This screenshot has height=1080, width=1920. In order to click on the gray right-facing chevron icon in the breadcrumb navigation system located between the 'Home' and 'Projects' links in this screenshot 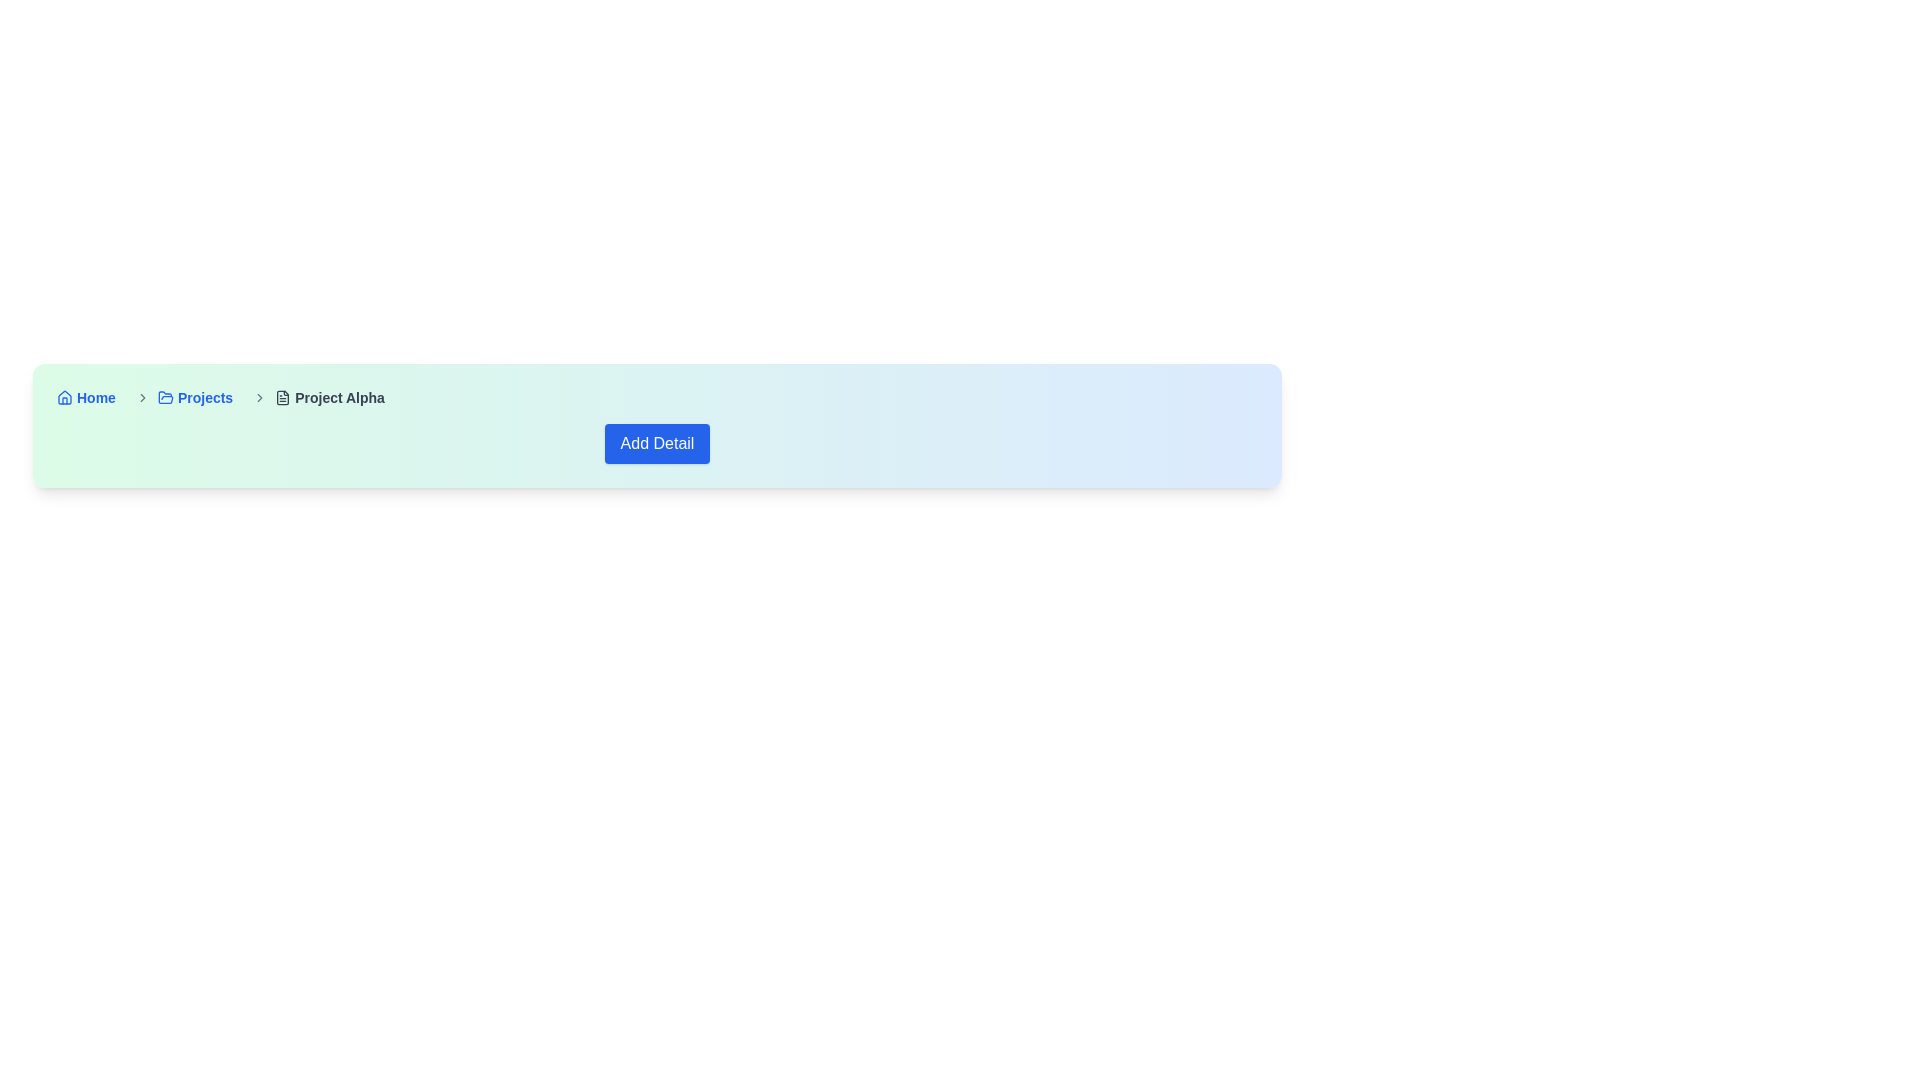, I will do `click(141, 397)`.